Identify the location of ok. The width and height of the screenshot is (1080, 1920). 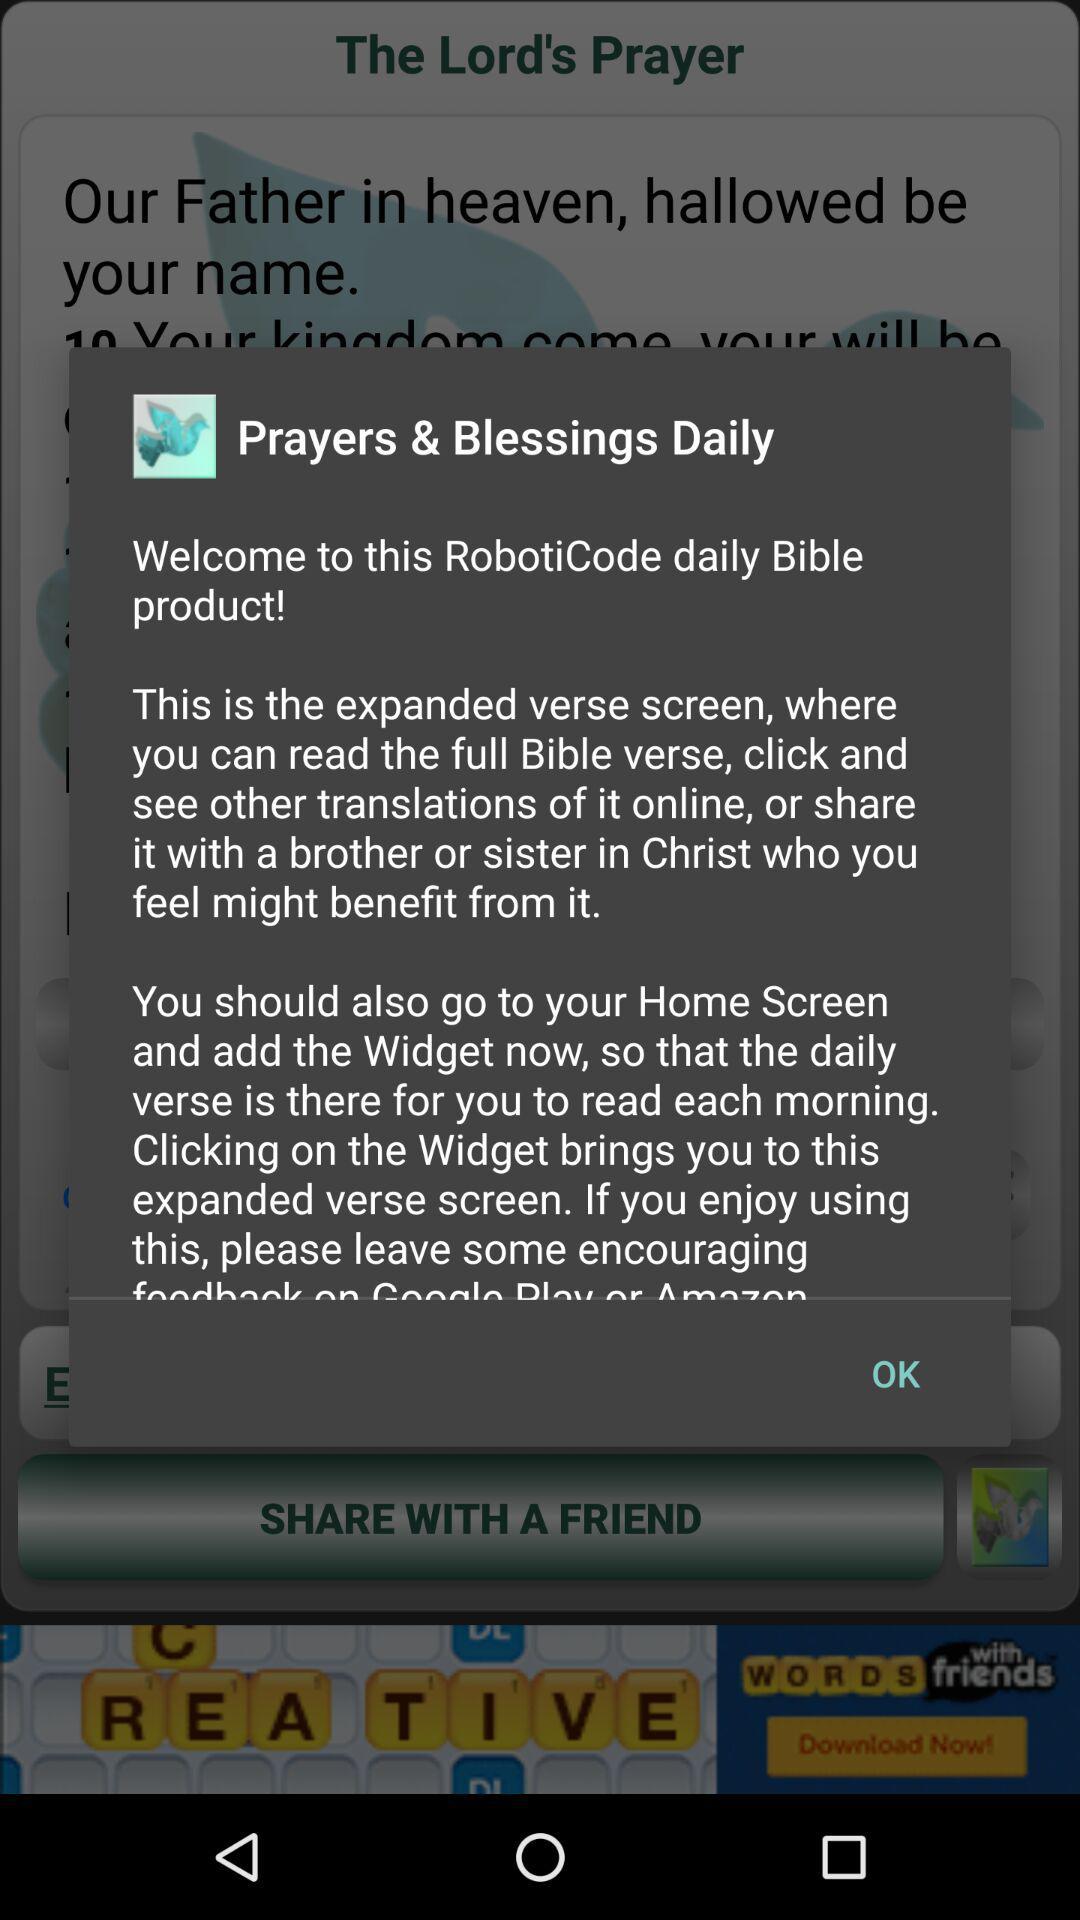
(894, 1372).